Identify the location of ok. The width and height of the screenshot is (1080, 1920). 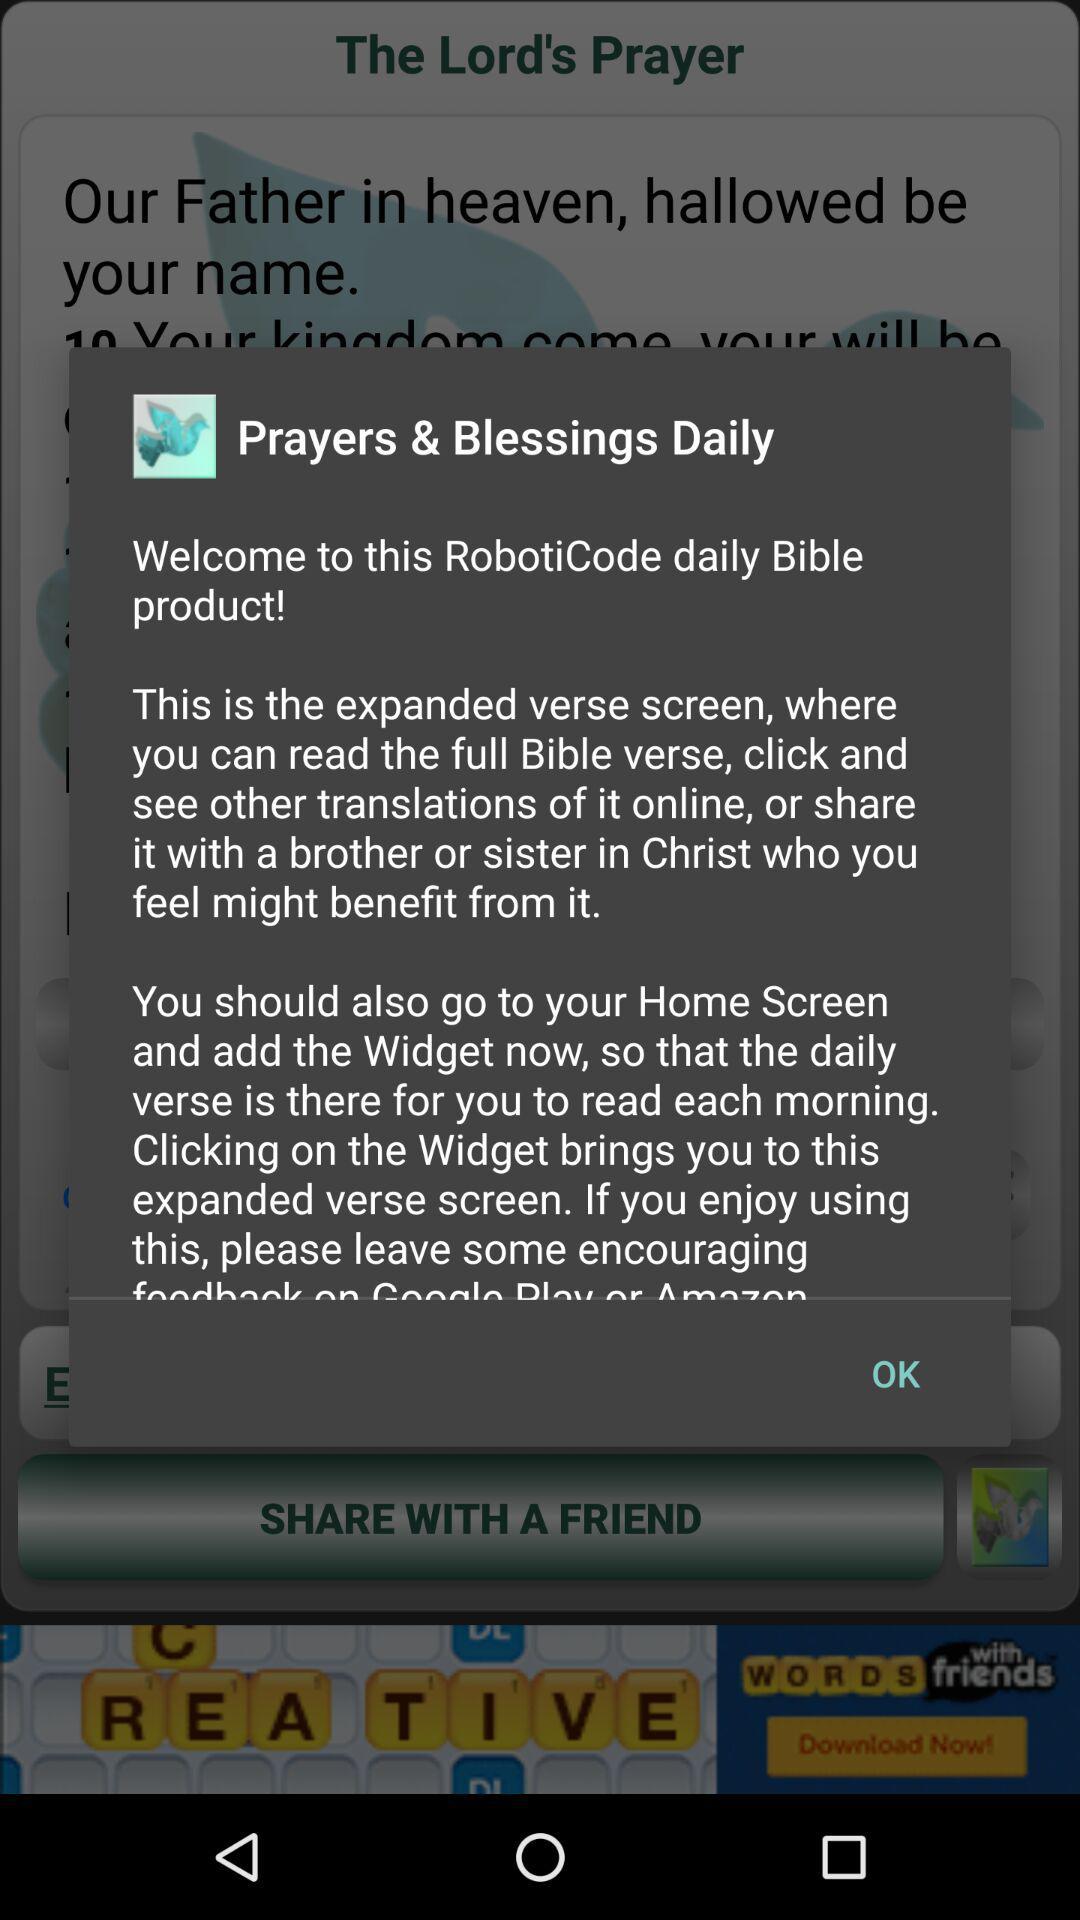
(894, 1372).